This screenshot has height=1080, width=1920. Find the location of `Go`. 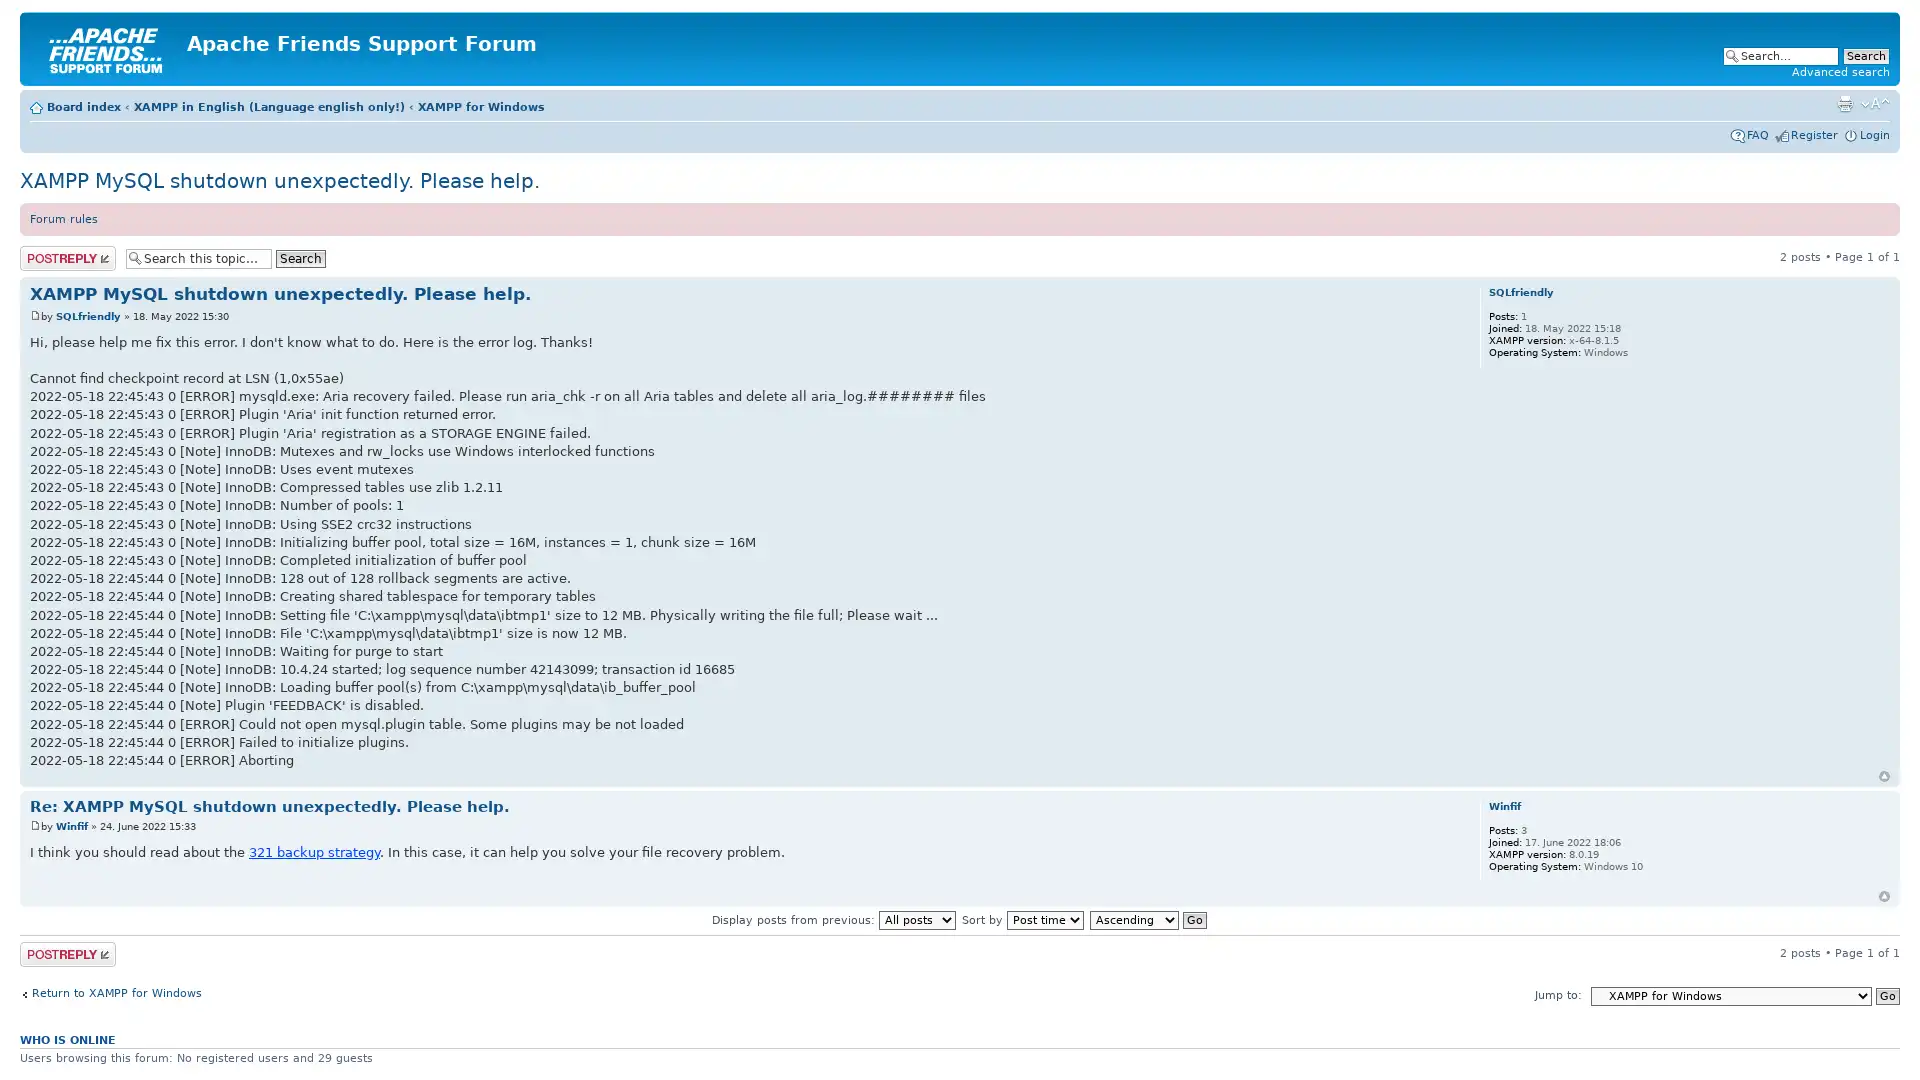

Go is located at coordinates (1194, 920).